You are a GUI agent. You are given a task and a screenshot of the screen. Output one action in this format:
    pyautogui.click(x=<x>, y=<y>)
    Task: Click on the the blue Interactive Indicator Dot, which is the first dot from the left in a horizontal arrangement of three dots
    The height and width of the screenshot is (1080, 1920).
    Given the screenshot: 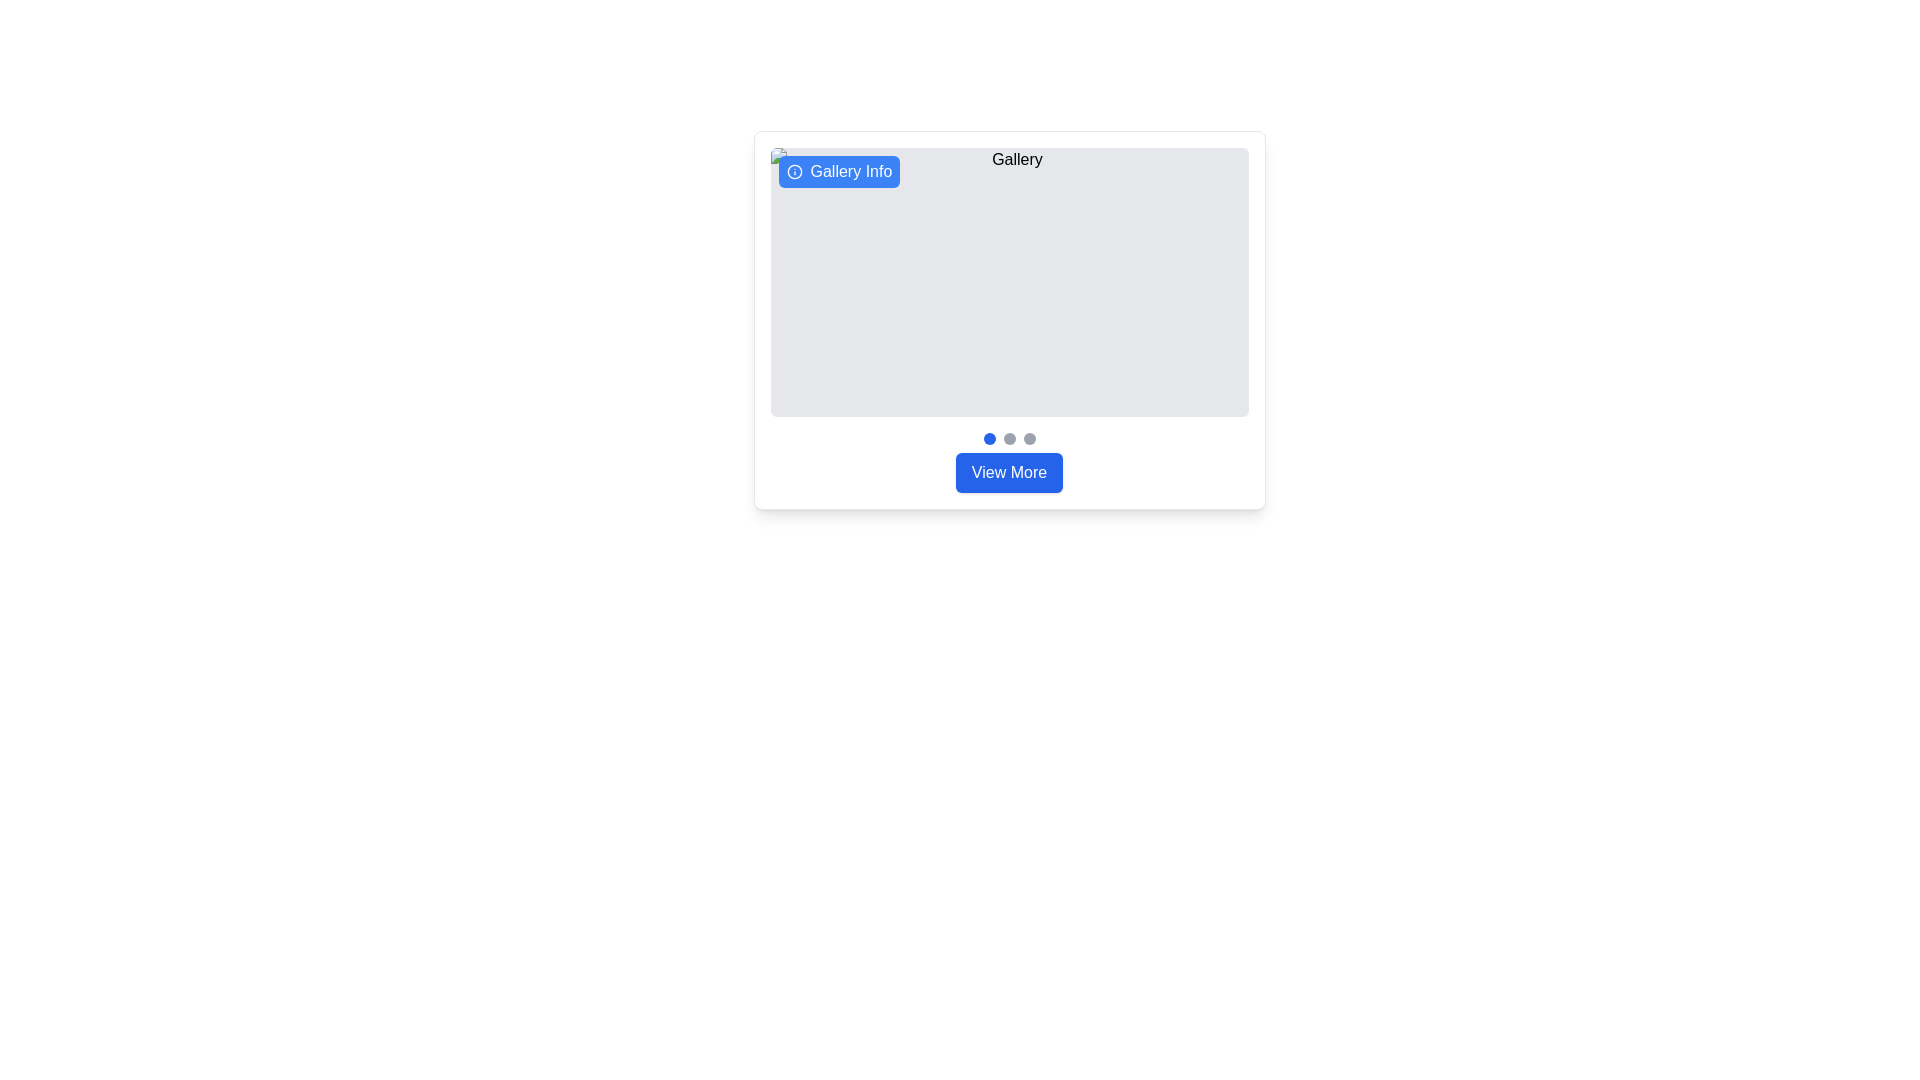 What is the action you would take?
    pyautogui.click(x=989, y=437)
    